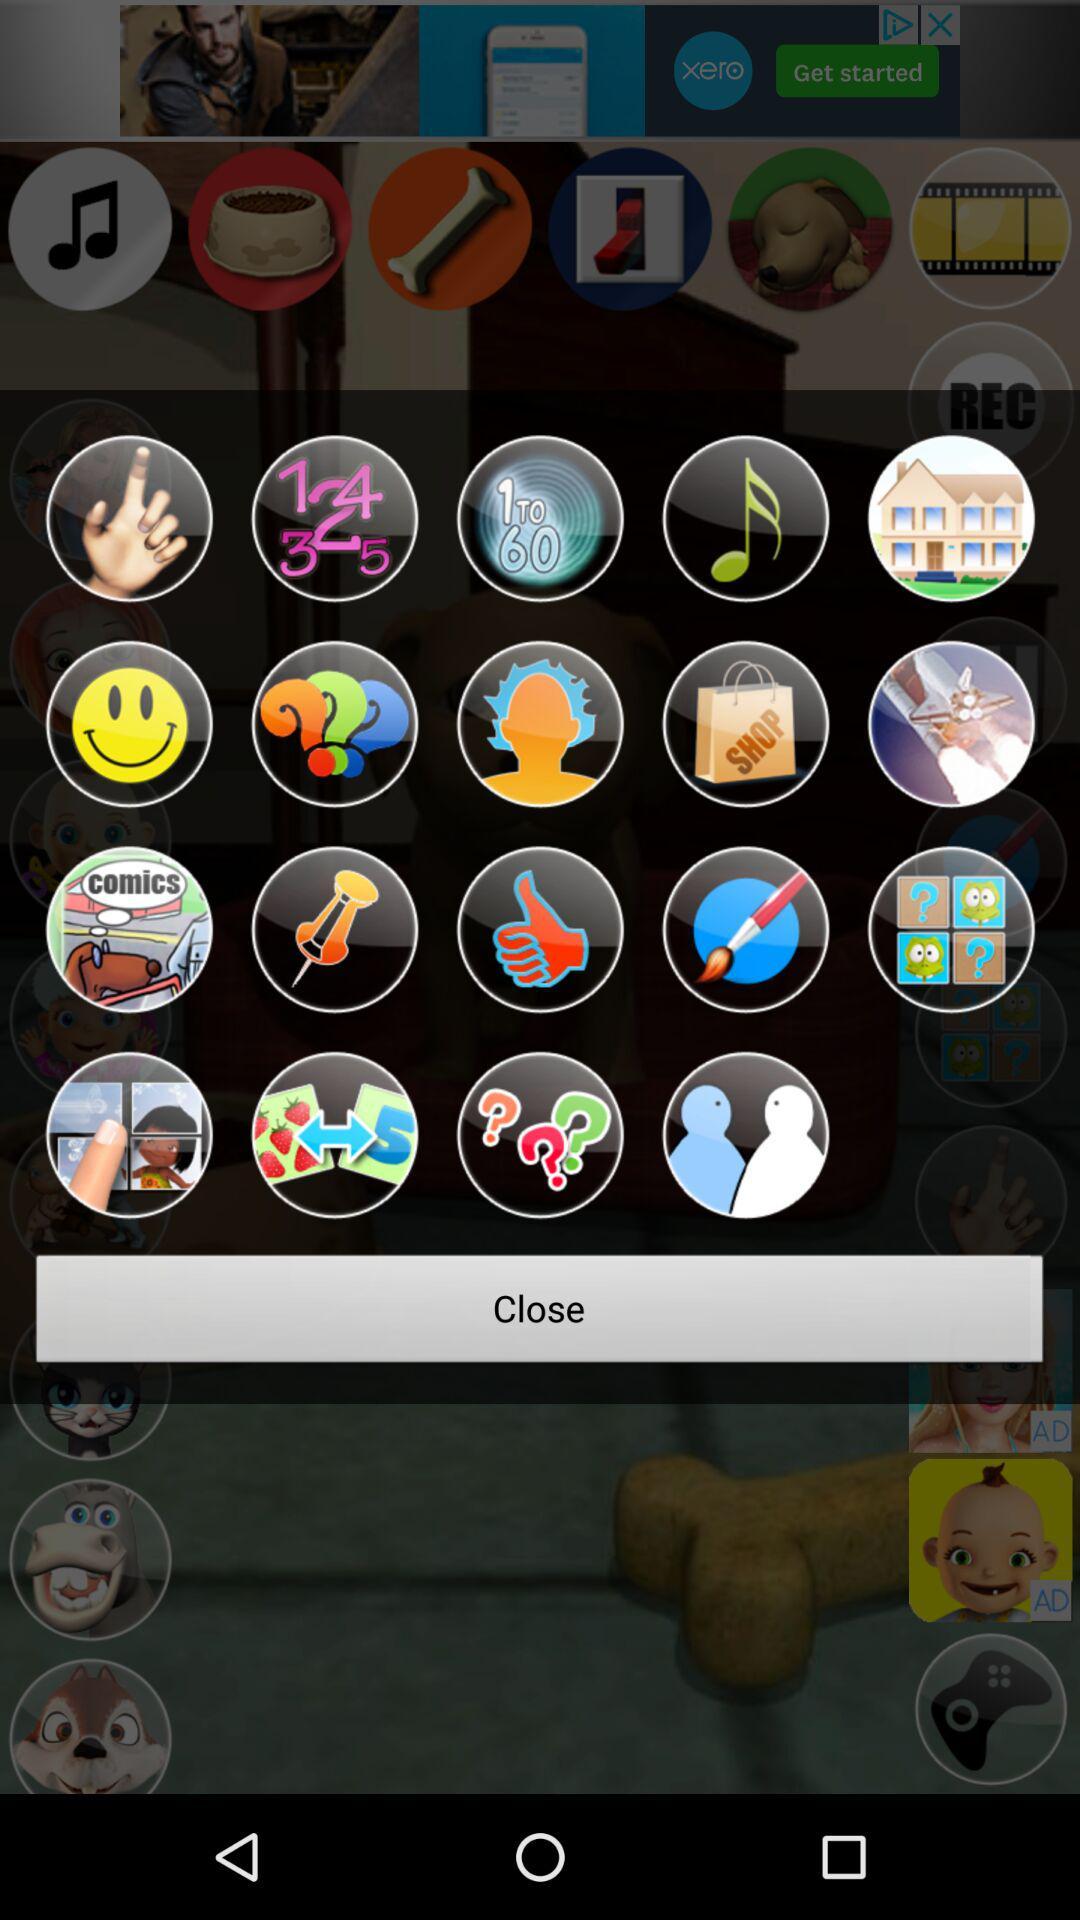  What do you see at coordinates (745, 1214) in the screenshot?
I see `the group icon` at bounding box center [745, 1214].